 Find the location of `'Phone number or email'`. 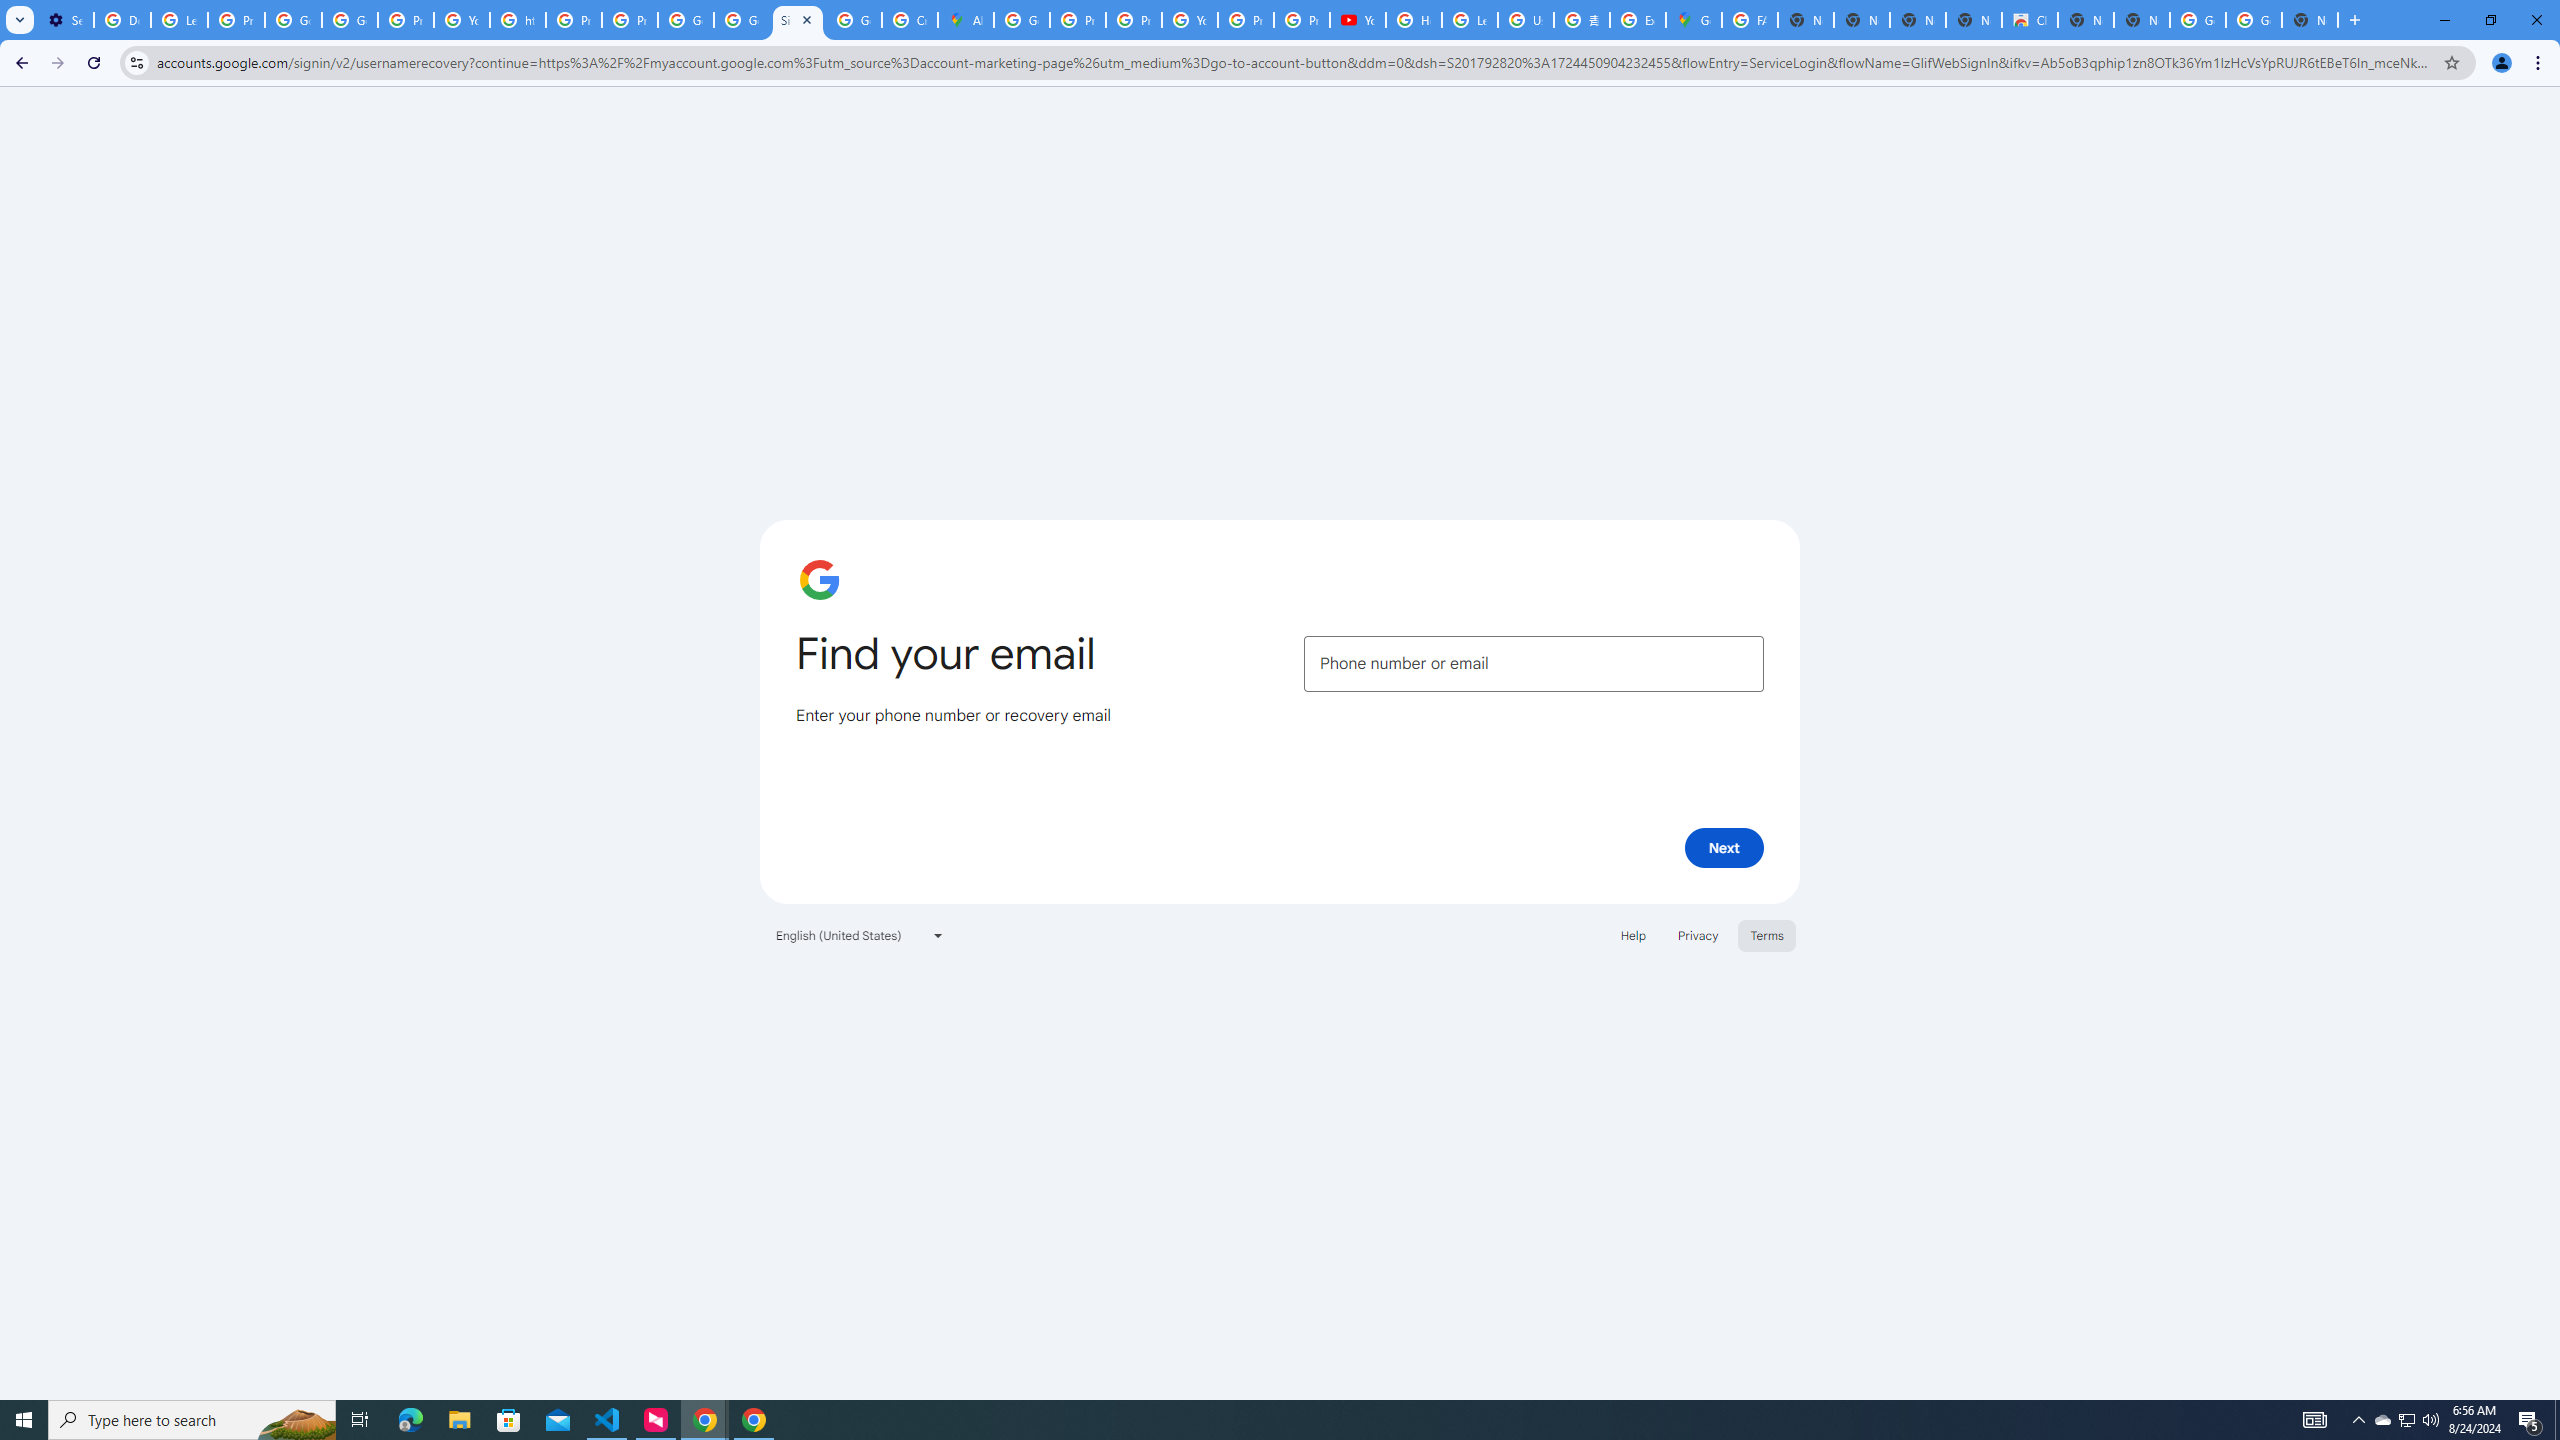

'Phone number or email' is located at coordinates (1533, 662).